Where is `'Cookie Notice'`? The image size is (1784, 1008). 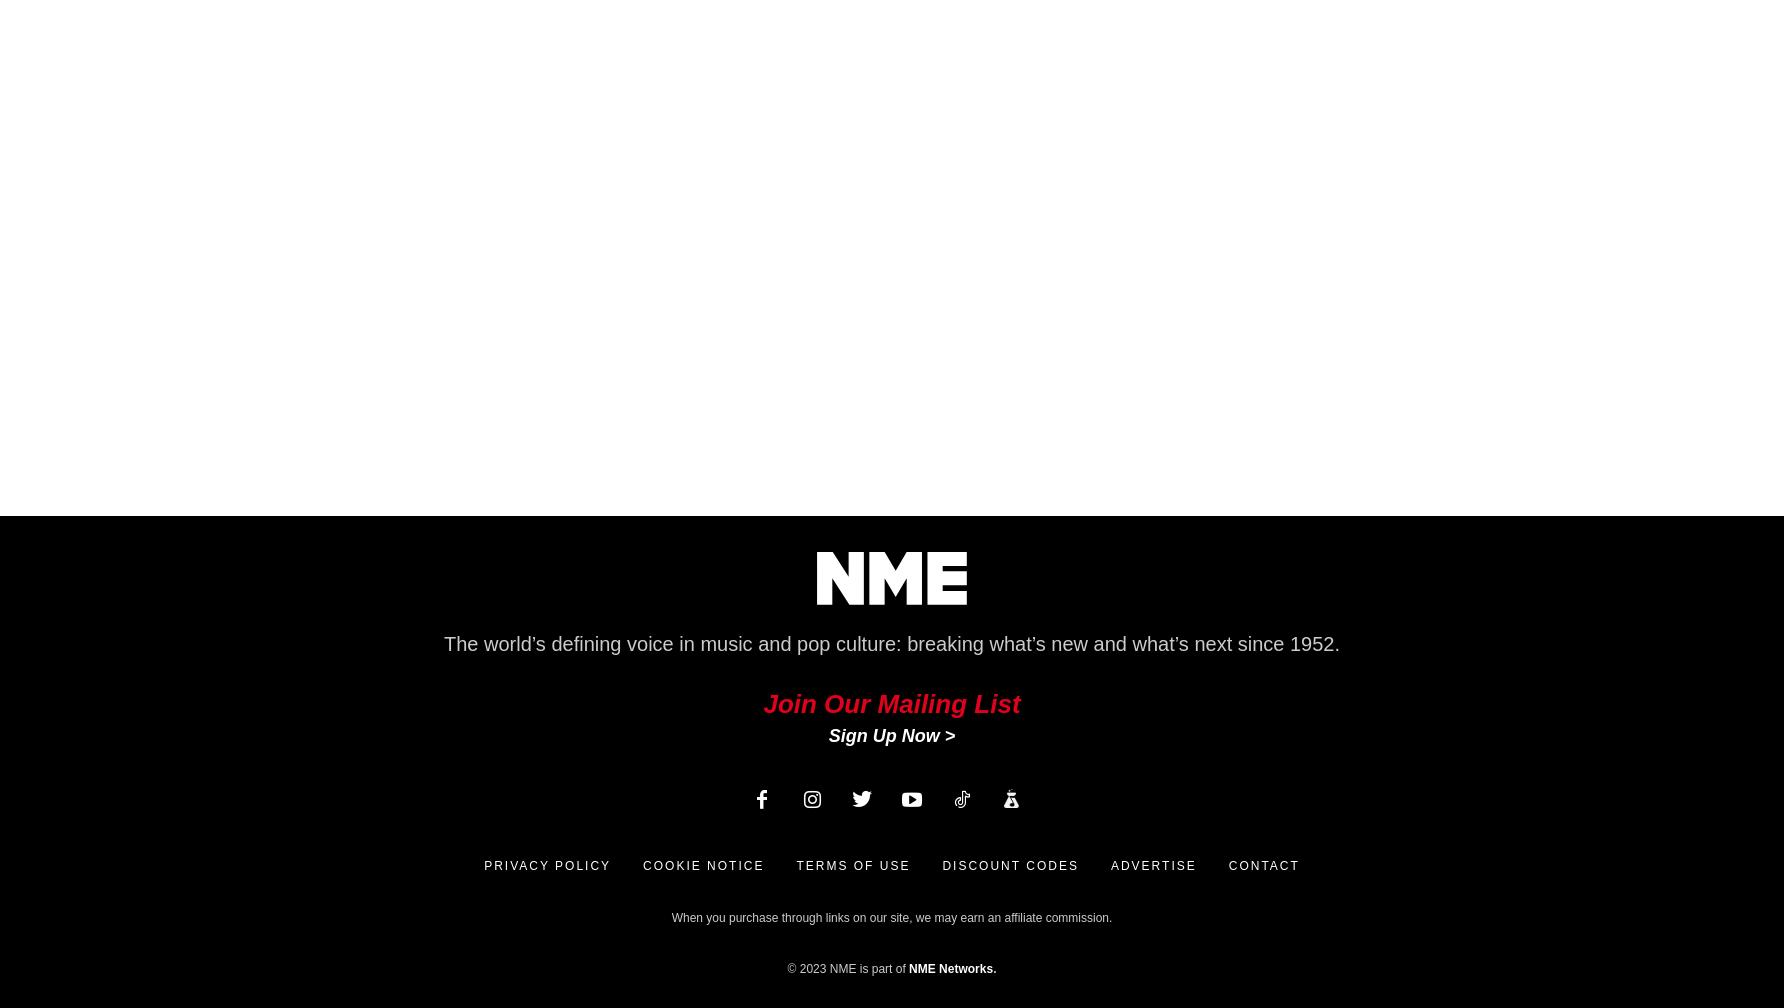 'Cookie Notice' is located at coordinates (703, 865).